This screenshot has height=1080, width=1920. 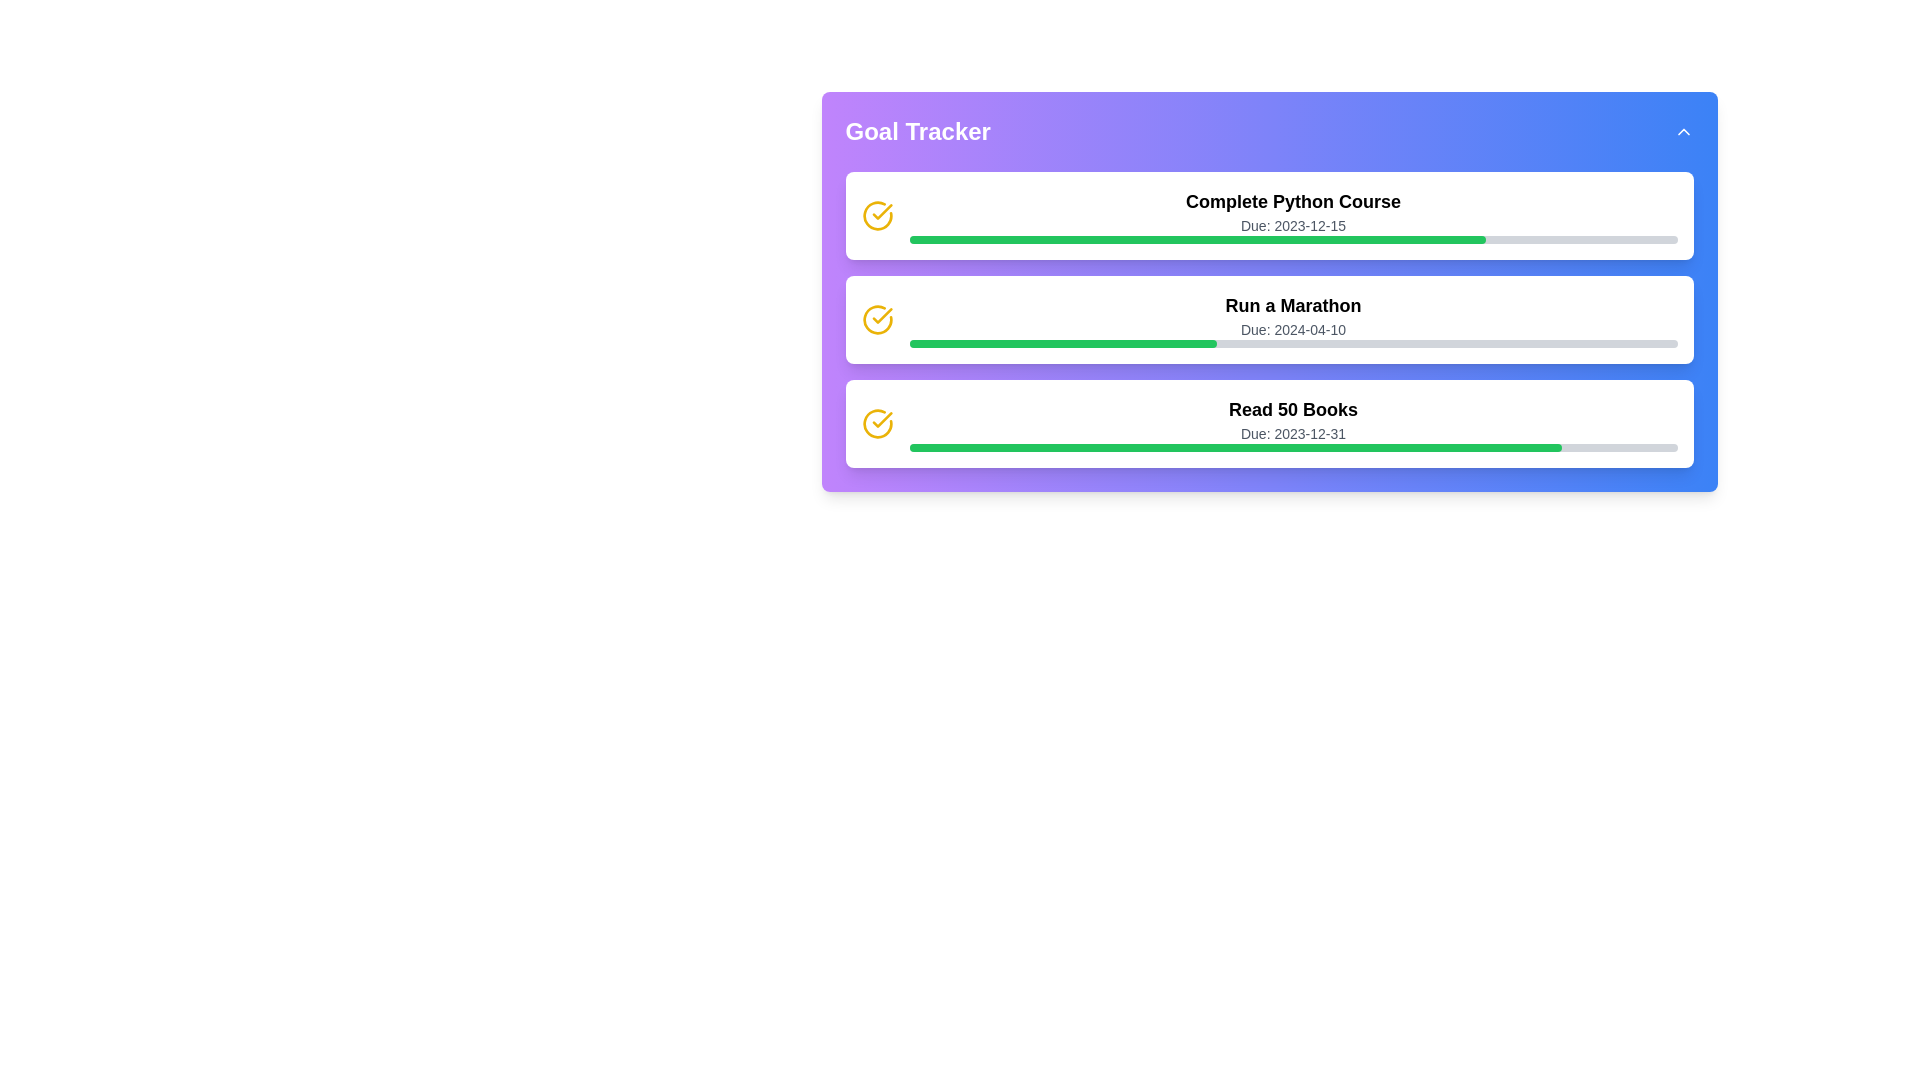 I want to click on the checkmark icon located in the uppermost card of the list, positioned to the extreme left adjacent to the text block, so click(x=877, y=216).